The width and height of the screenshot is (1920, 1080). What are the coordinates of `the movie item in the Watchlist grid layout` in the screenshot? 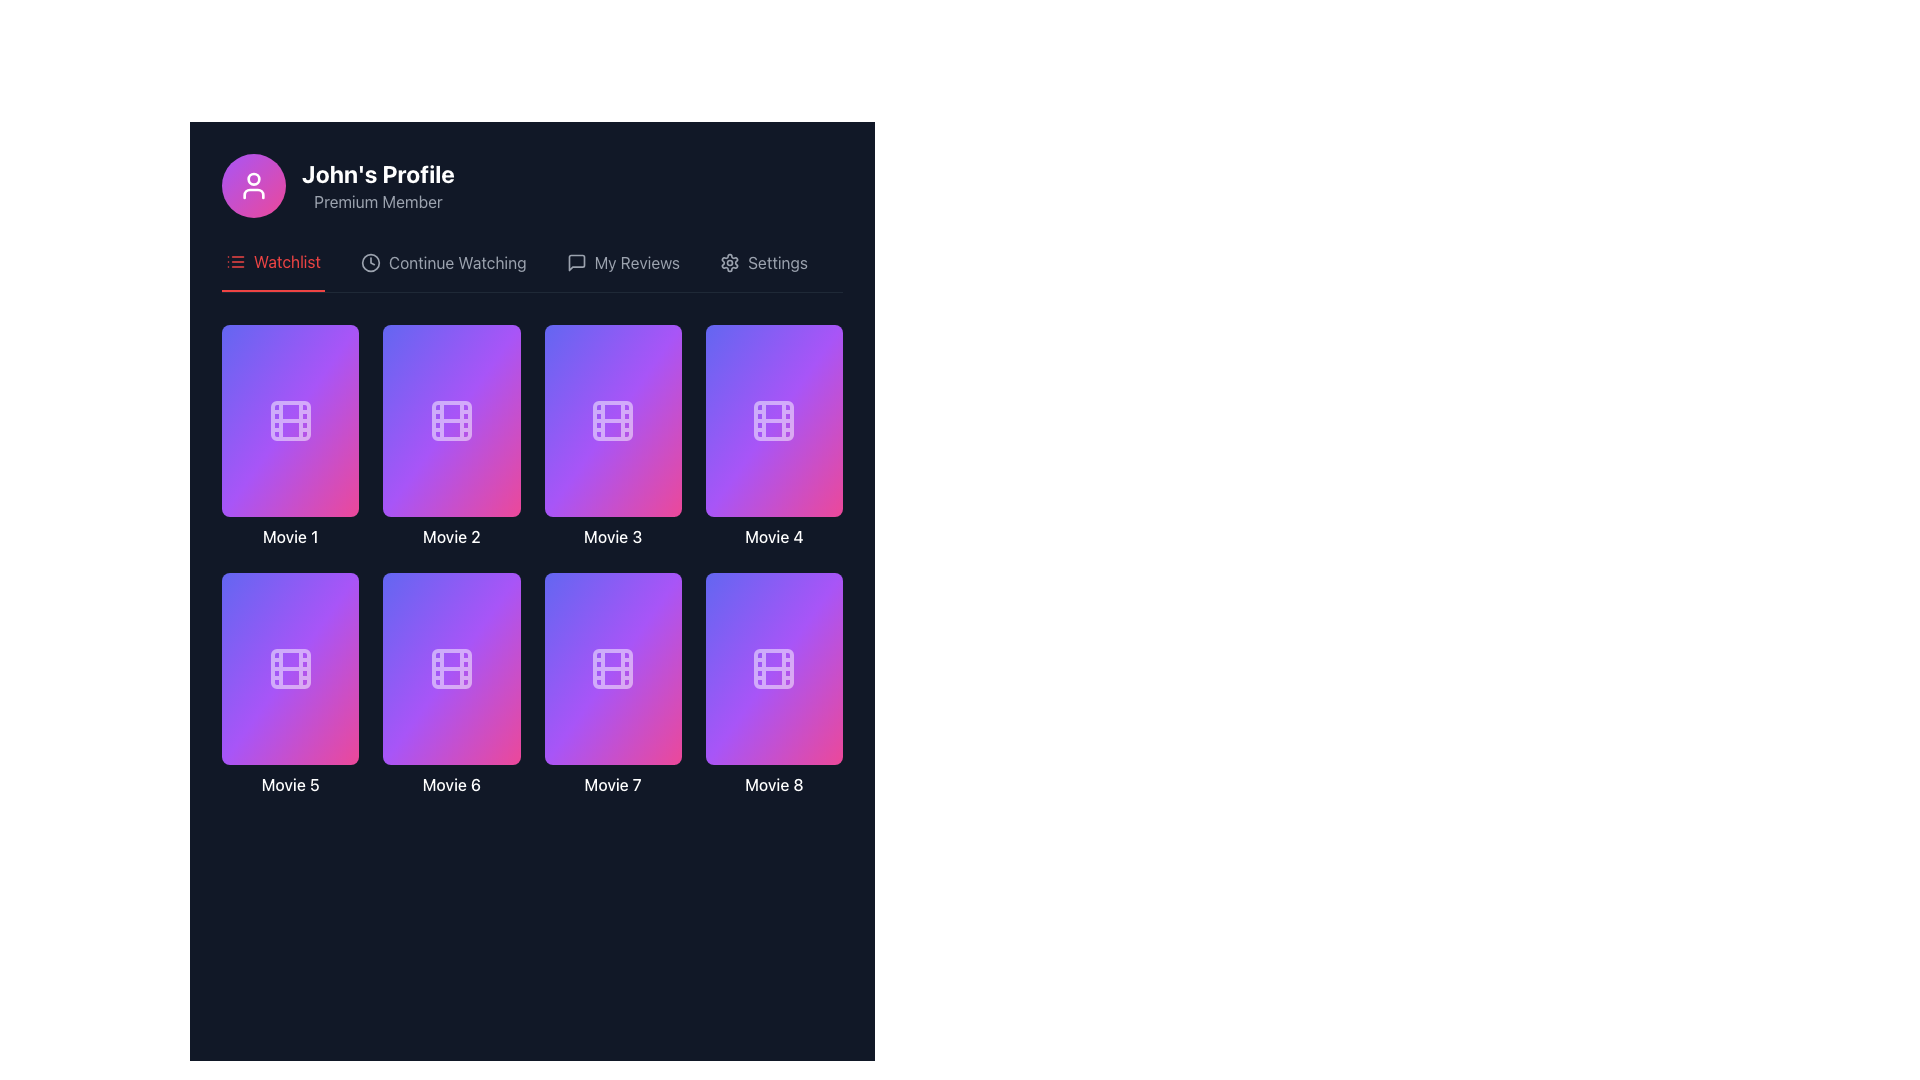 It's located at (532, 560).